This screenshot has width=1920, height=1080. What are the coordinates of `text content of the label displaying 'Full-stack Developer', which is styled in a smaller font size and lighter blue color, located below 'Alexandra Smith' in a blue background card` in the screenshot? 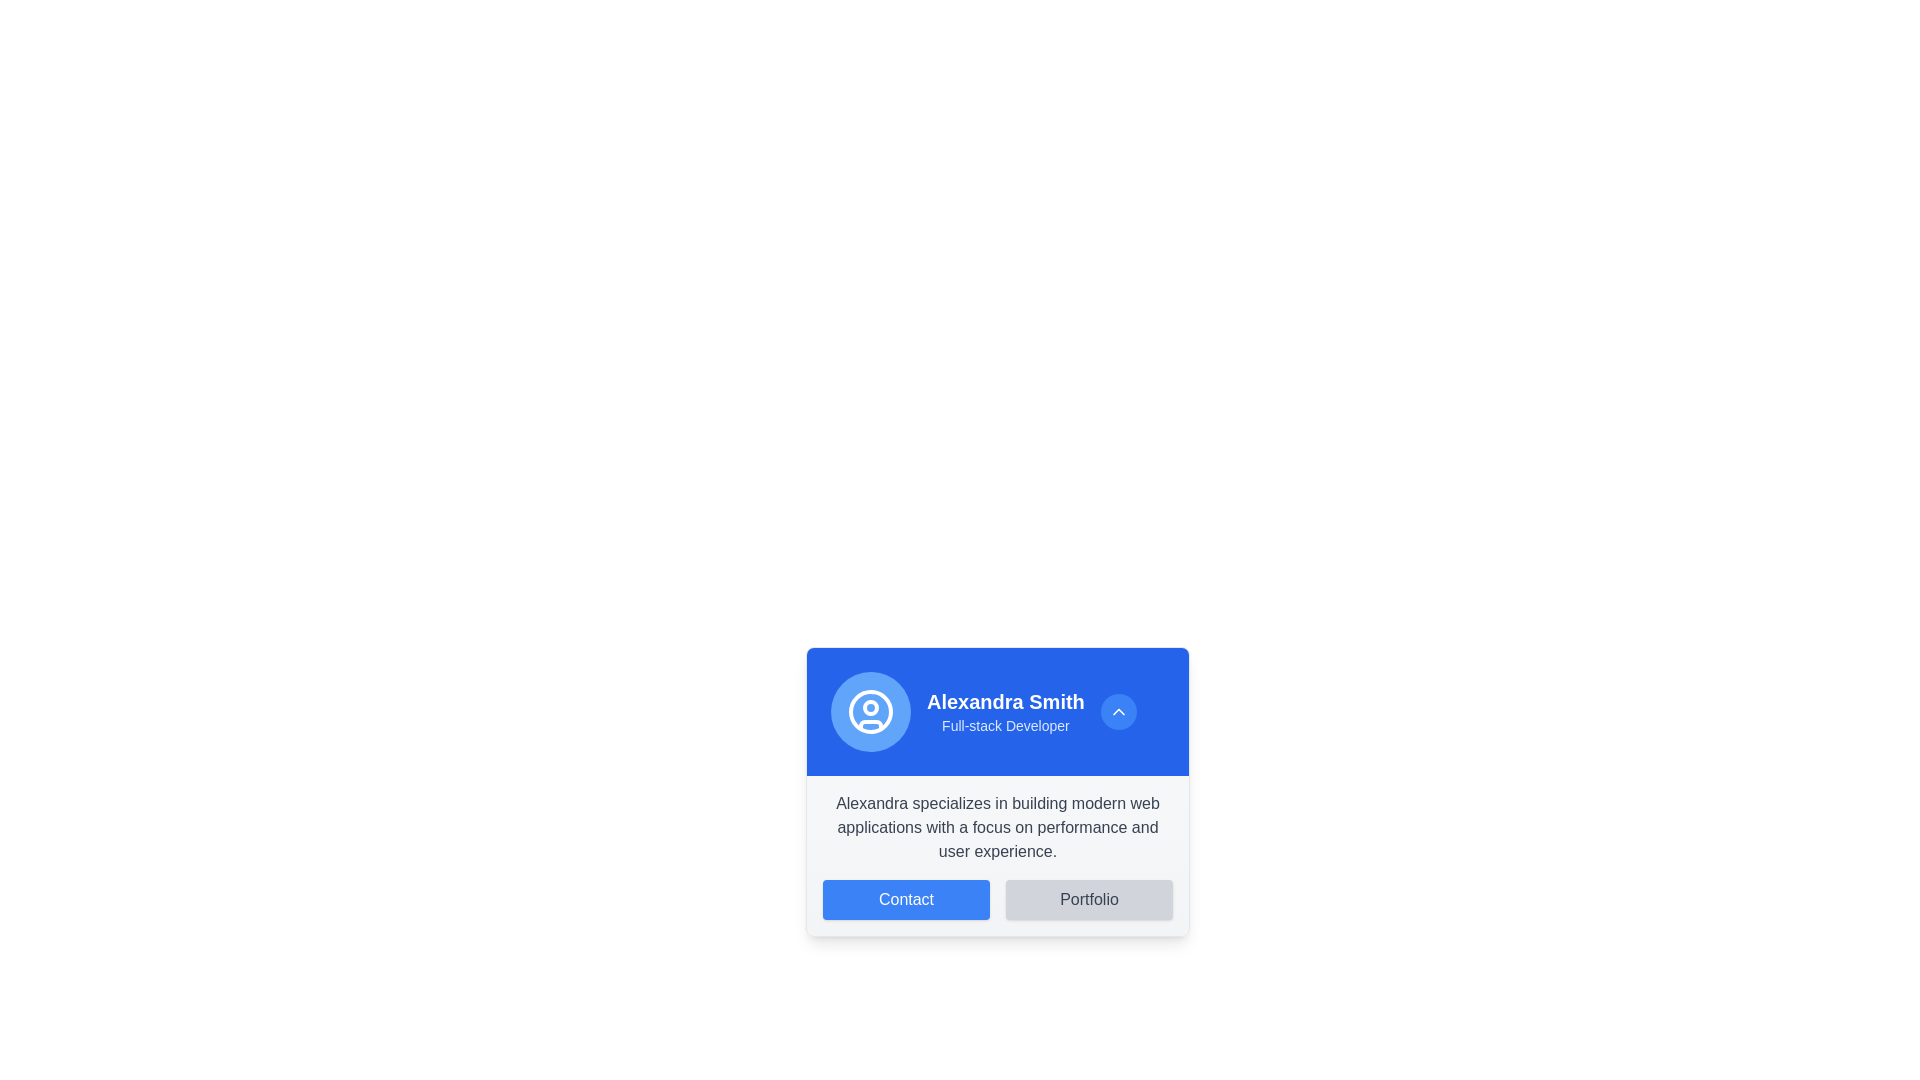 It's located at (1005, 725).